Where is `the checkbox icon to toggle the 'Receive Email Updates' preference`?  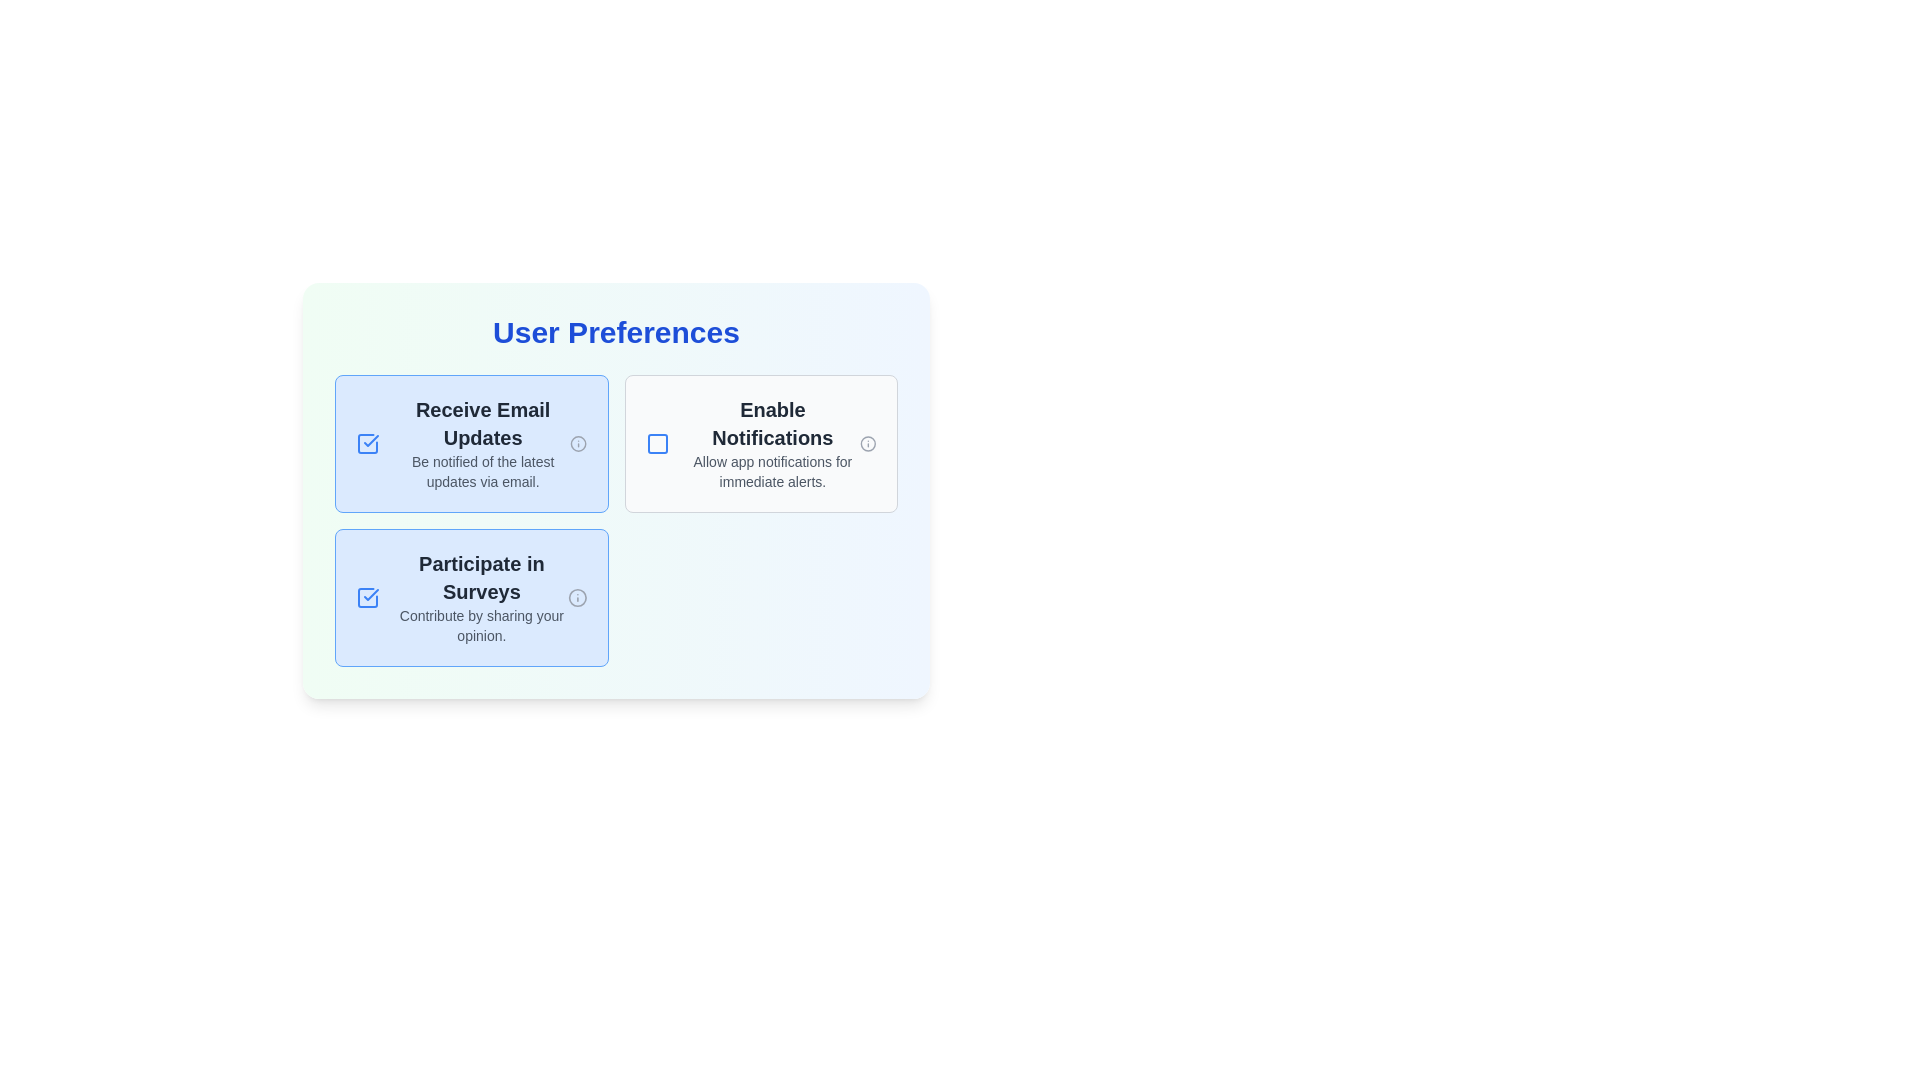
the checkbox icon to toggle the 'Receive Email Updates' preference is located at coordinates (368, 442).